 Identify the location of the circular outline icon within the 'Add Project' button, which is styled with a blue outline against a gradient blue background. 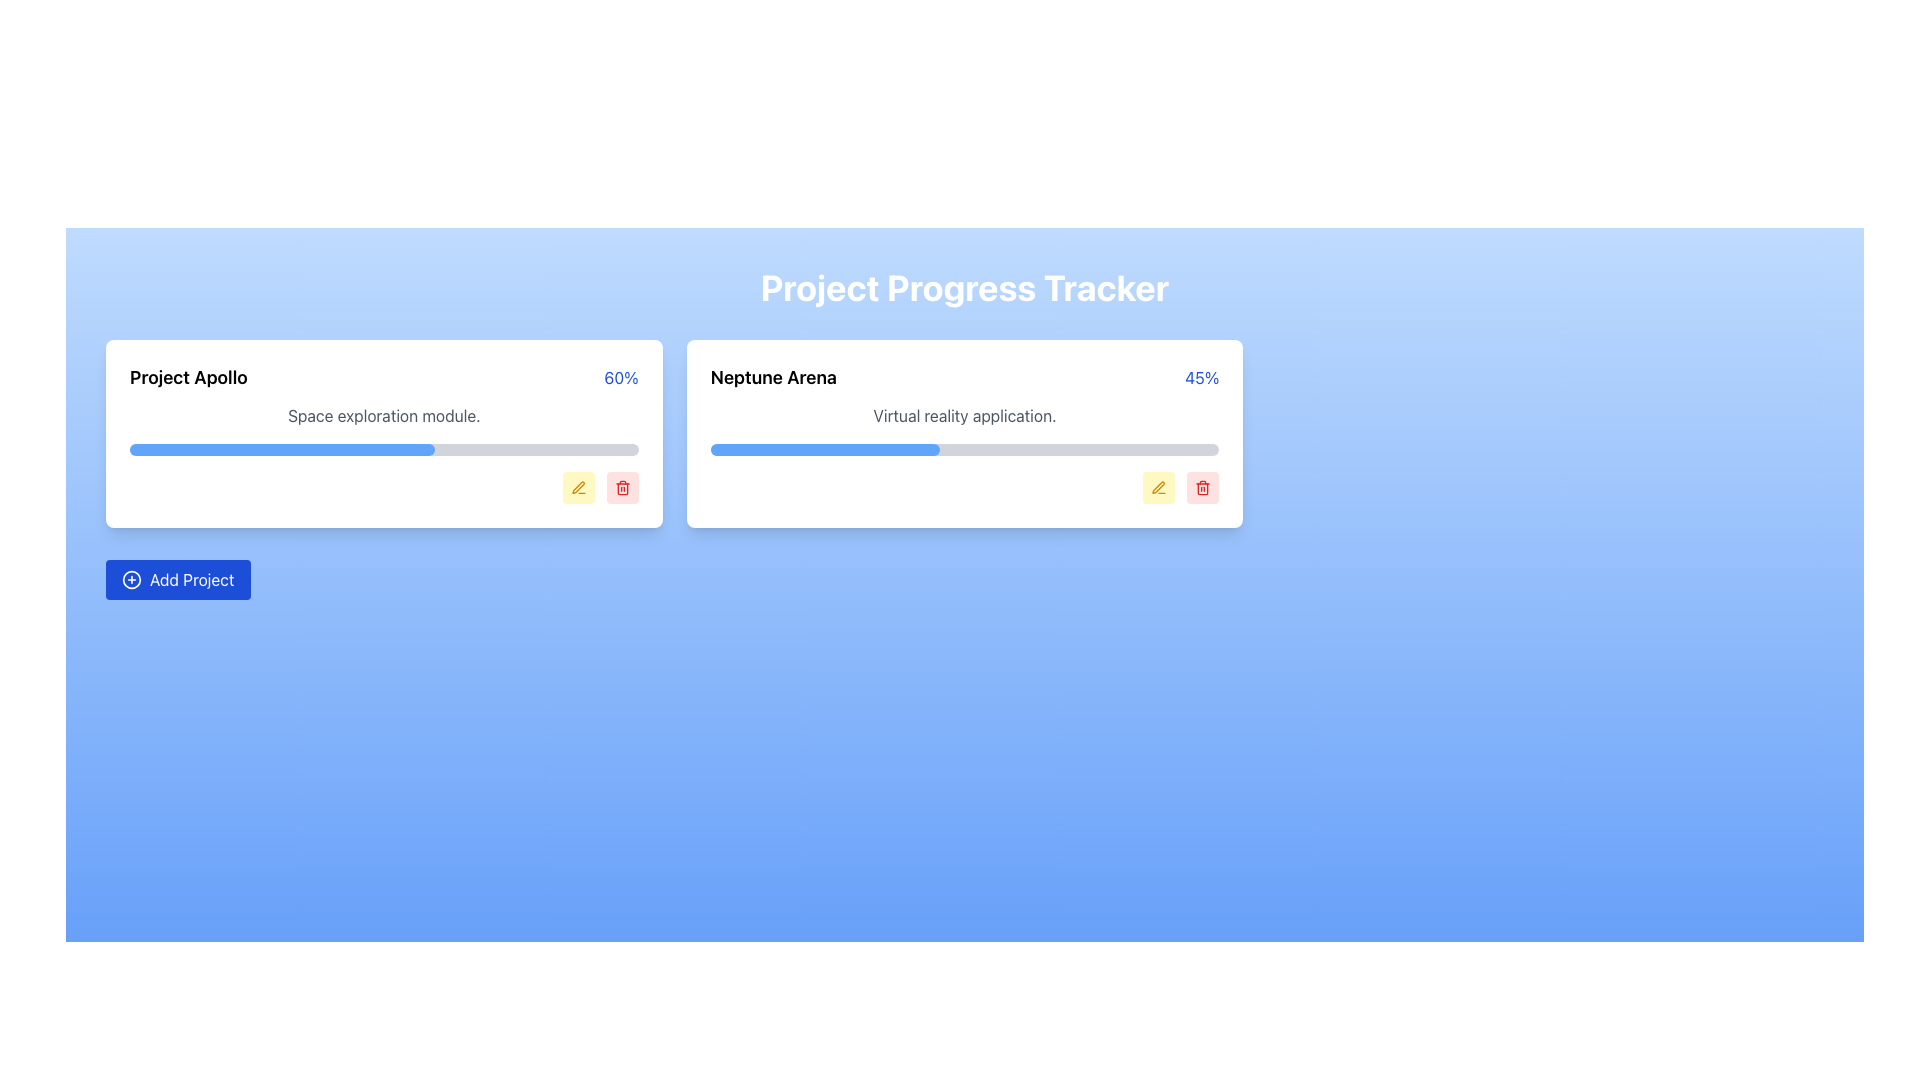
(131, 579).